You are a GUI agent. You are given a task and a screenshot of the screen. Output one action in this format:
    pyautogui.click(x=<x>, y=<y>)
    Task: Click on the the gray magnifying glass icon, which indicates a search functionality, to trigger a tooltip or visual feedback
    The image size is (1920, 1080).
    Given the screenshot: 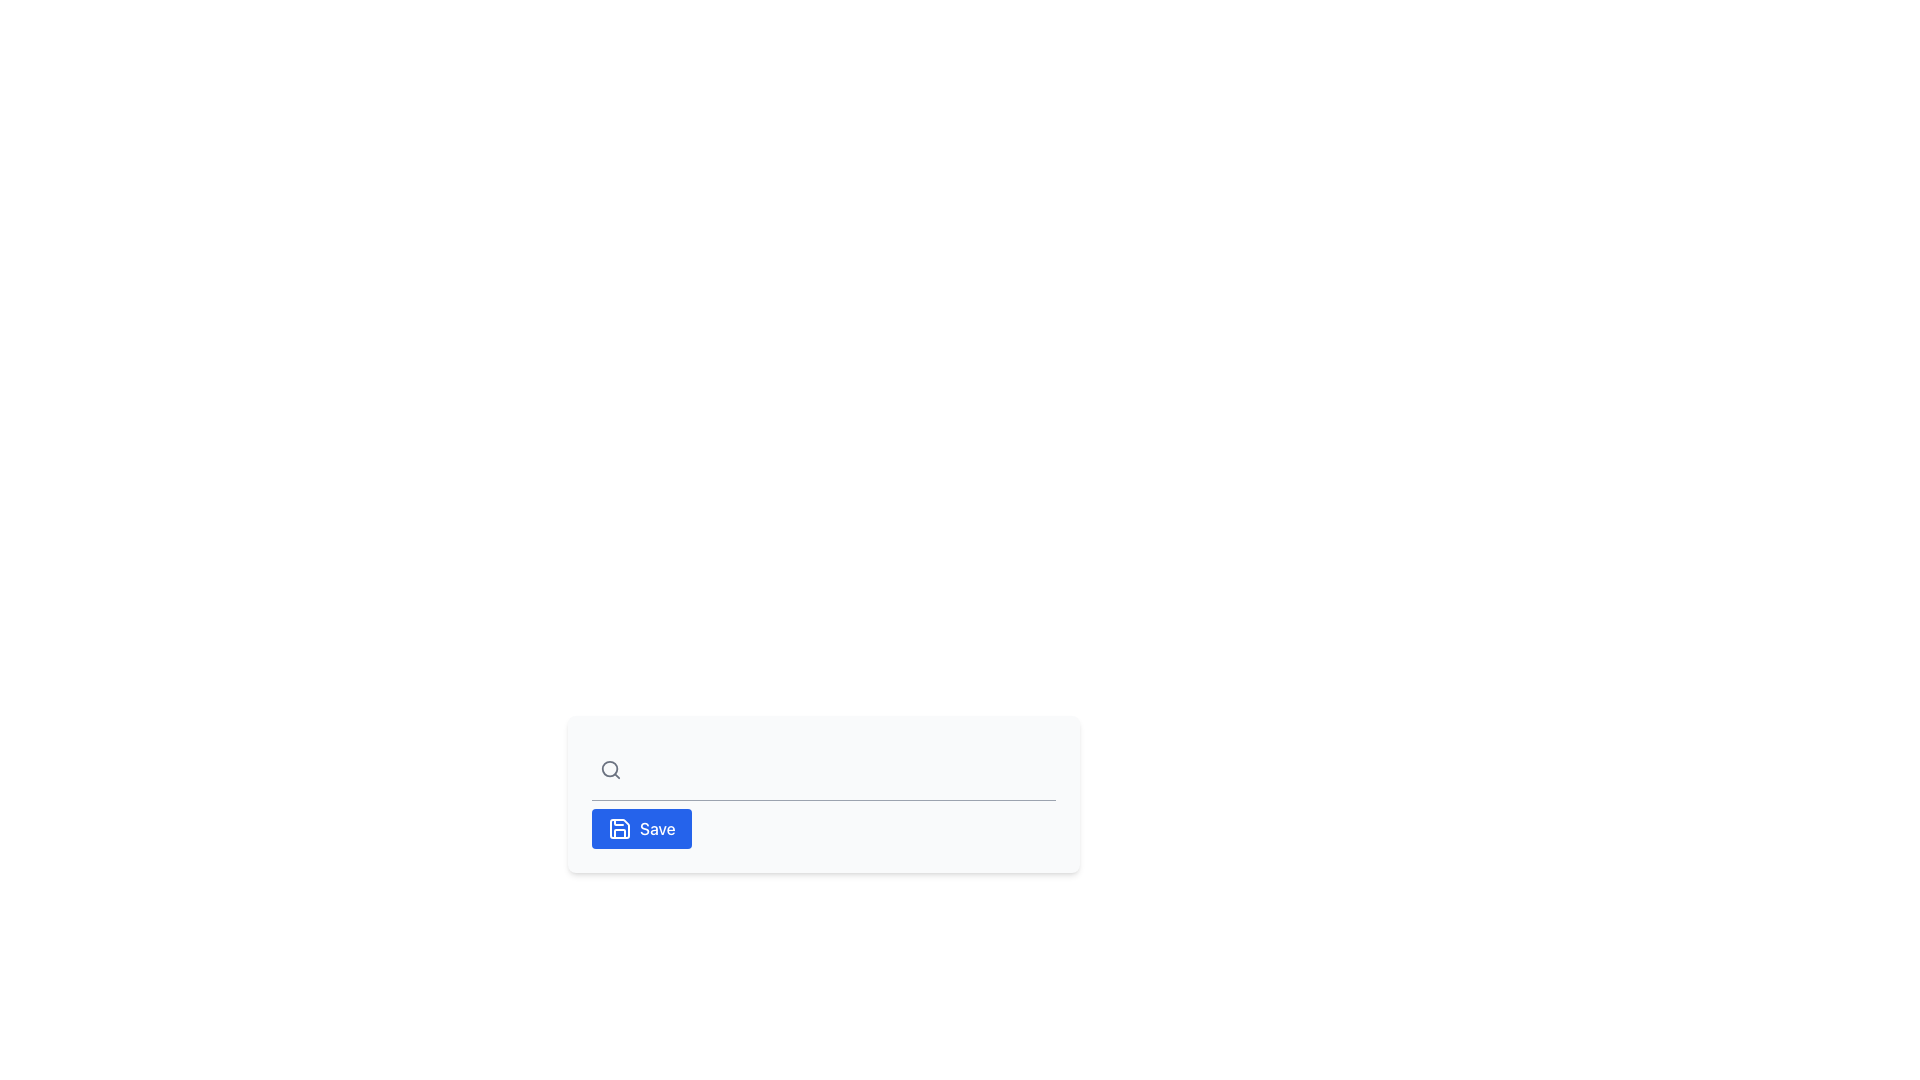 What is the action you would take?
    pyautogui.click(x=609, y=769)
    